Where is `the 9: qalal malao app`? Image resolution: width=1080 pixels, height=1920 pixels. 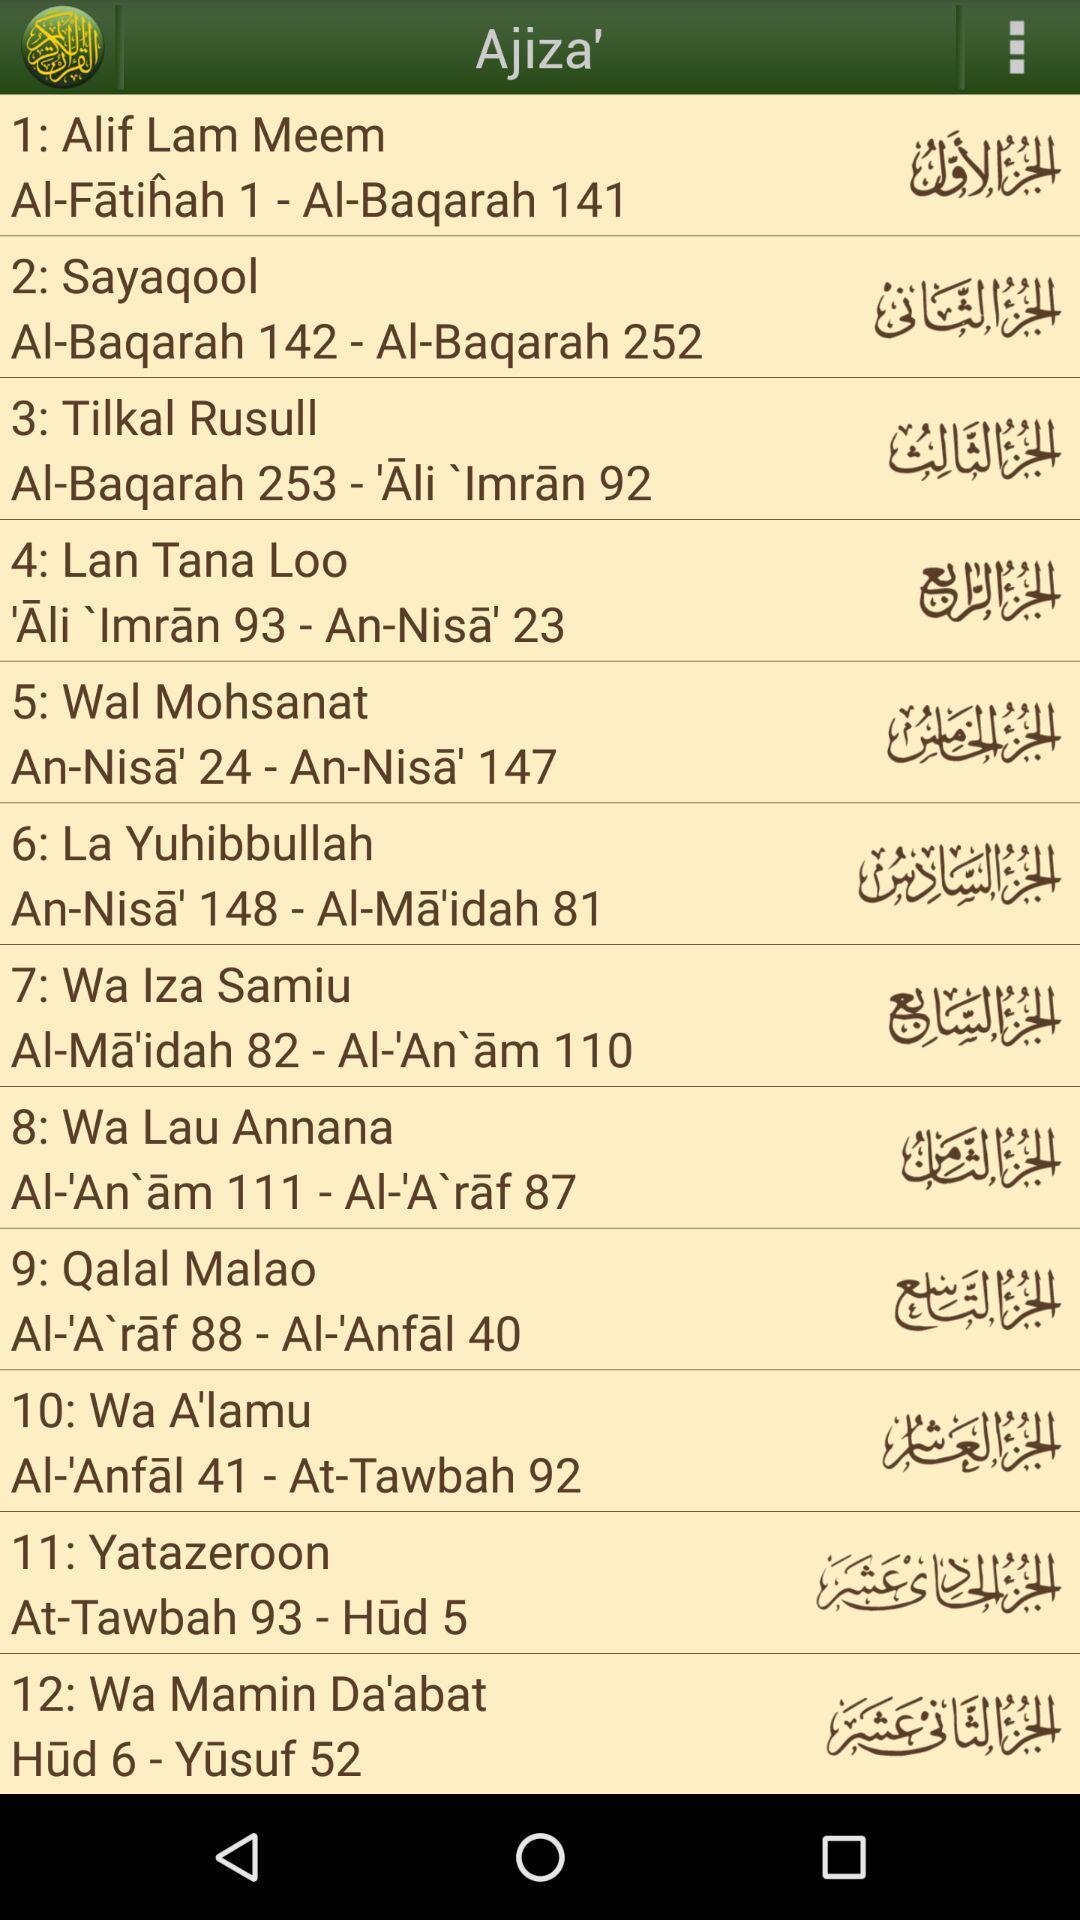 the 9: qalal malao app is located at coordinates (162, 1265).